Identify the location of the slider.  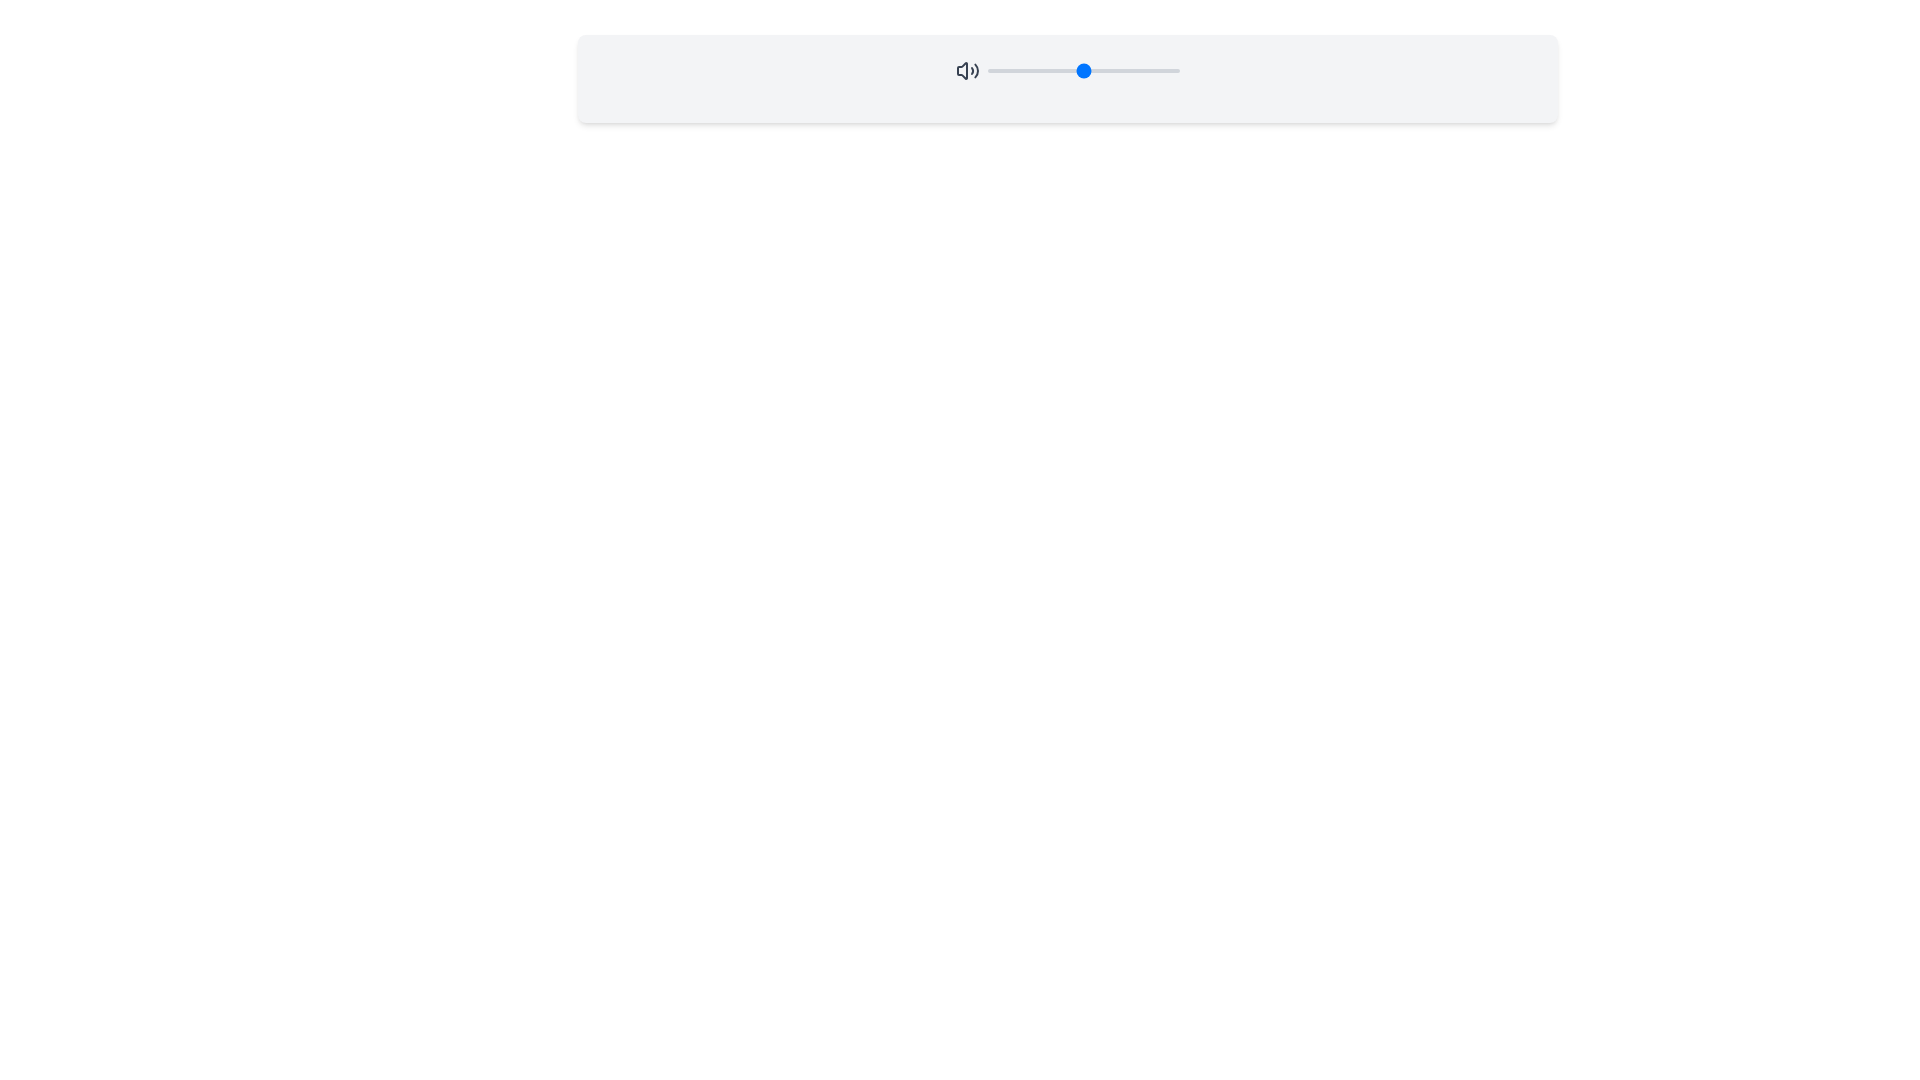
(1128, 69).